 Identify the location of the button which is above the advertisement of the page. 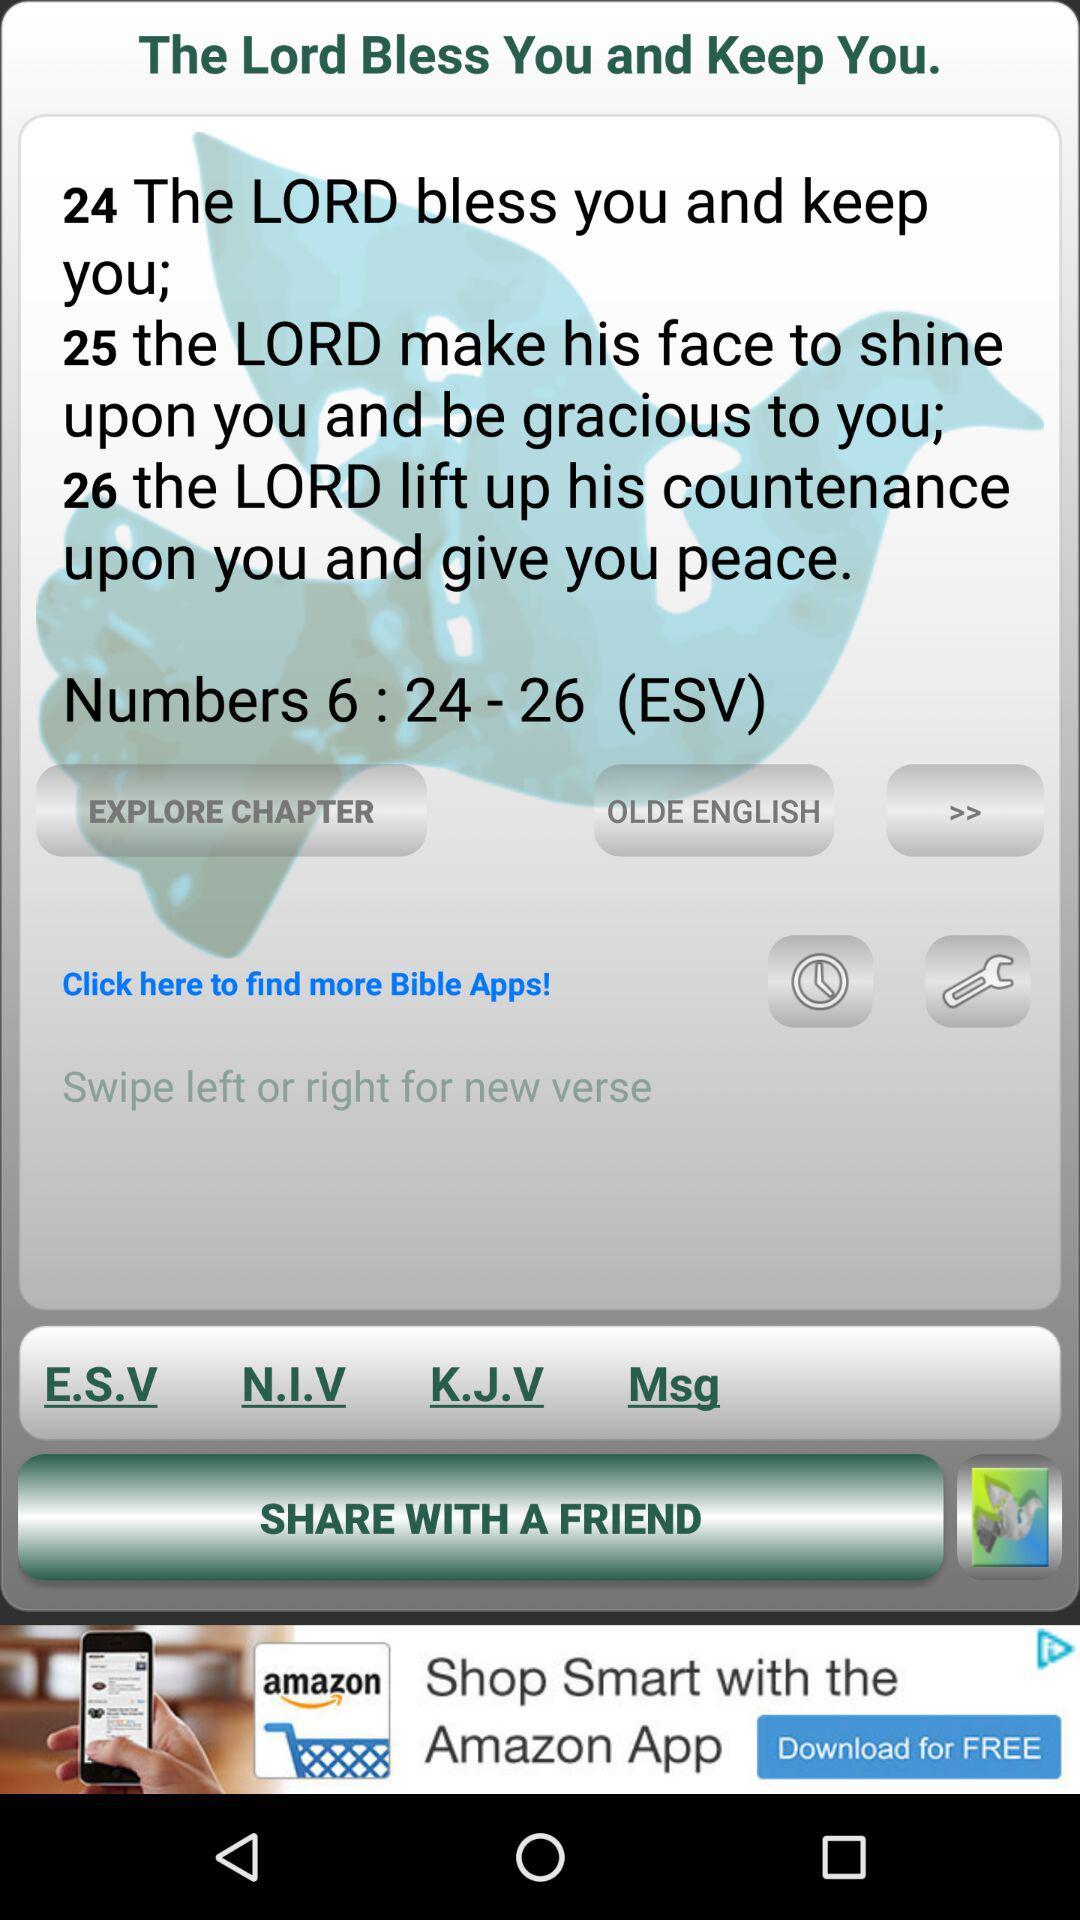
(481, 1516).